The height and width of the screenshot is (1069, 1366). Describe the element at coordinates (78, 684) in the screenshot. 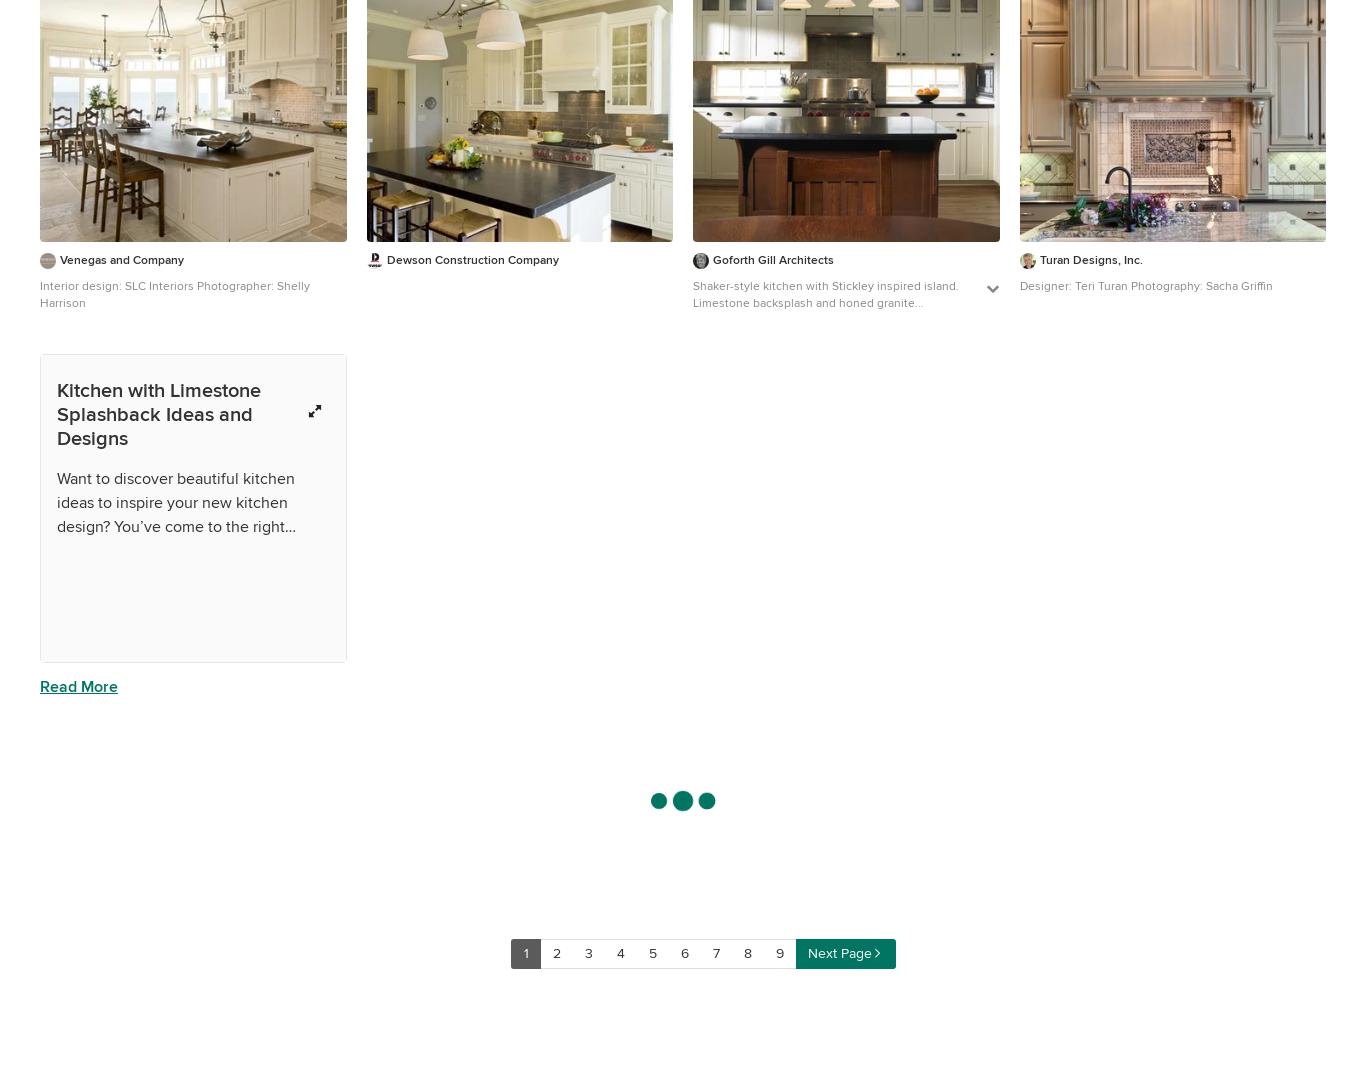

I see `'Read More'` at that location.